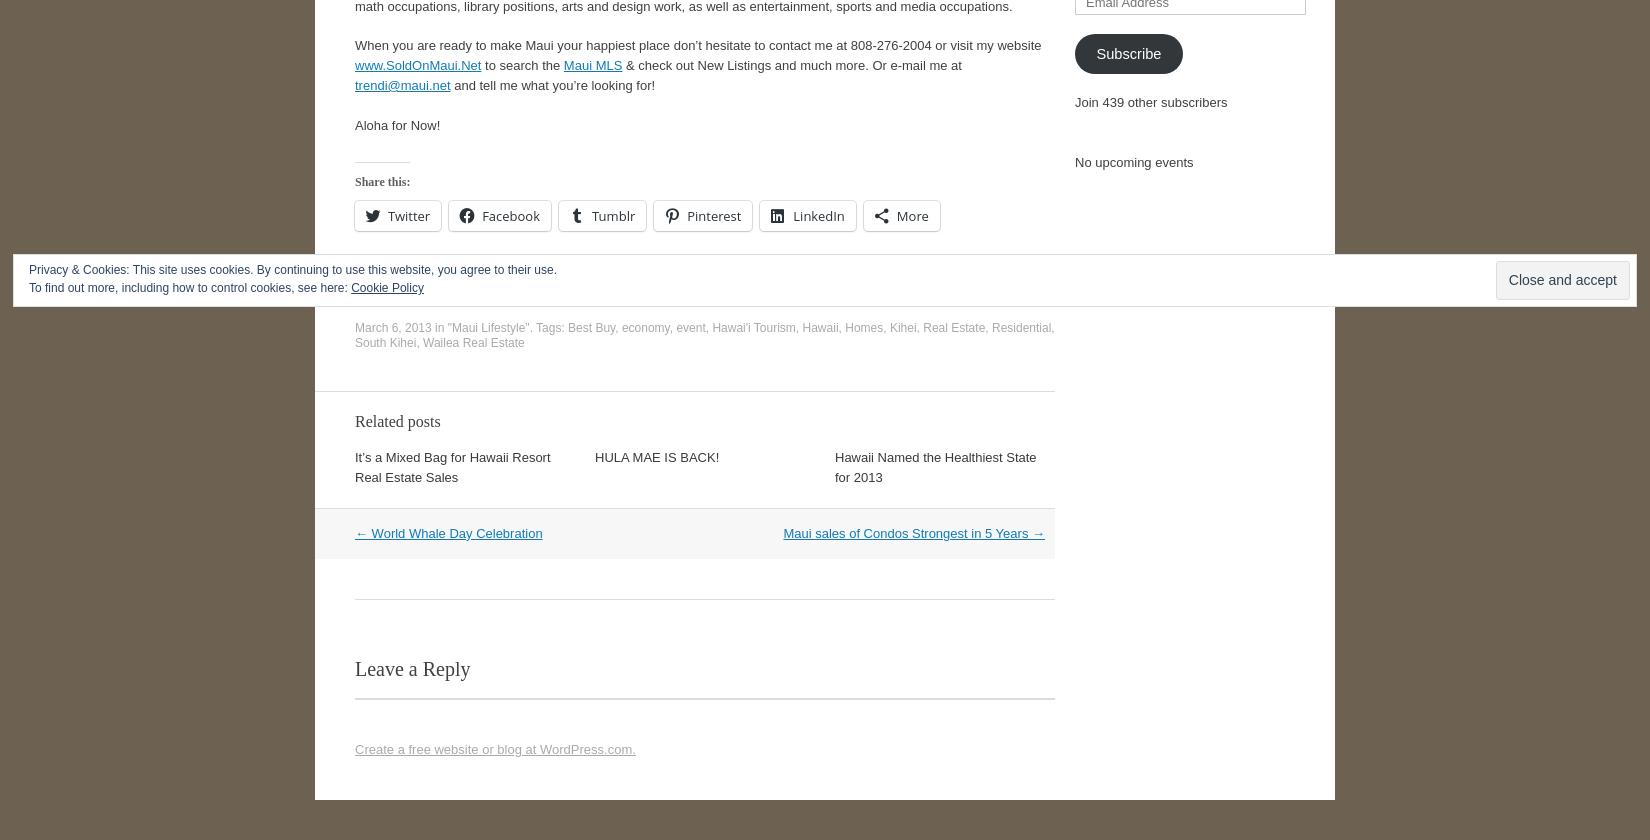 The image size is (1650, 840). I want to click on 'Homes', so click(863, 327).